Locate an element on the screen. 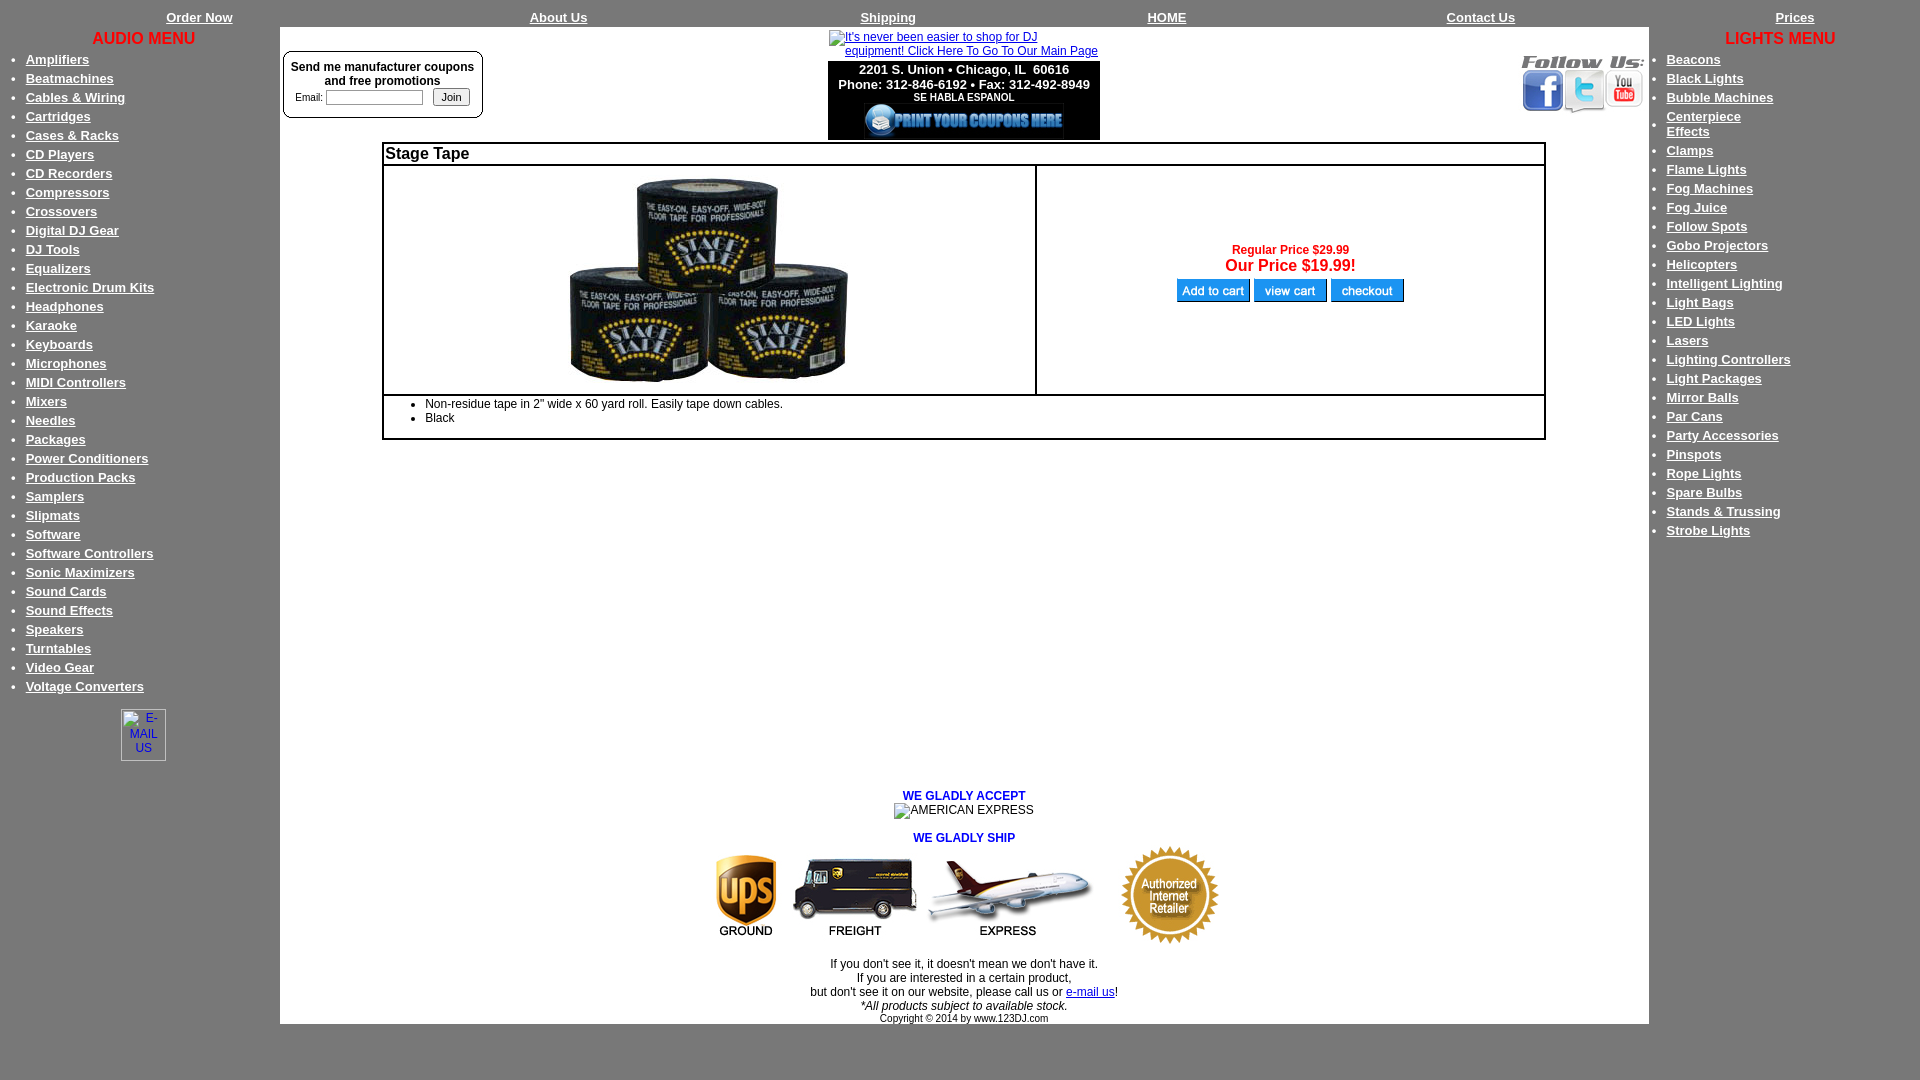 The width and height of the screenshot is (1920, 1080). 'Black Lights' is located at coordinates (1665, 77).